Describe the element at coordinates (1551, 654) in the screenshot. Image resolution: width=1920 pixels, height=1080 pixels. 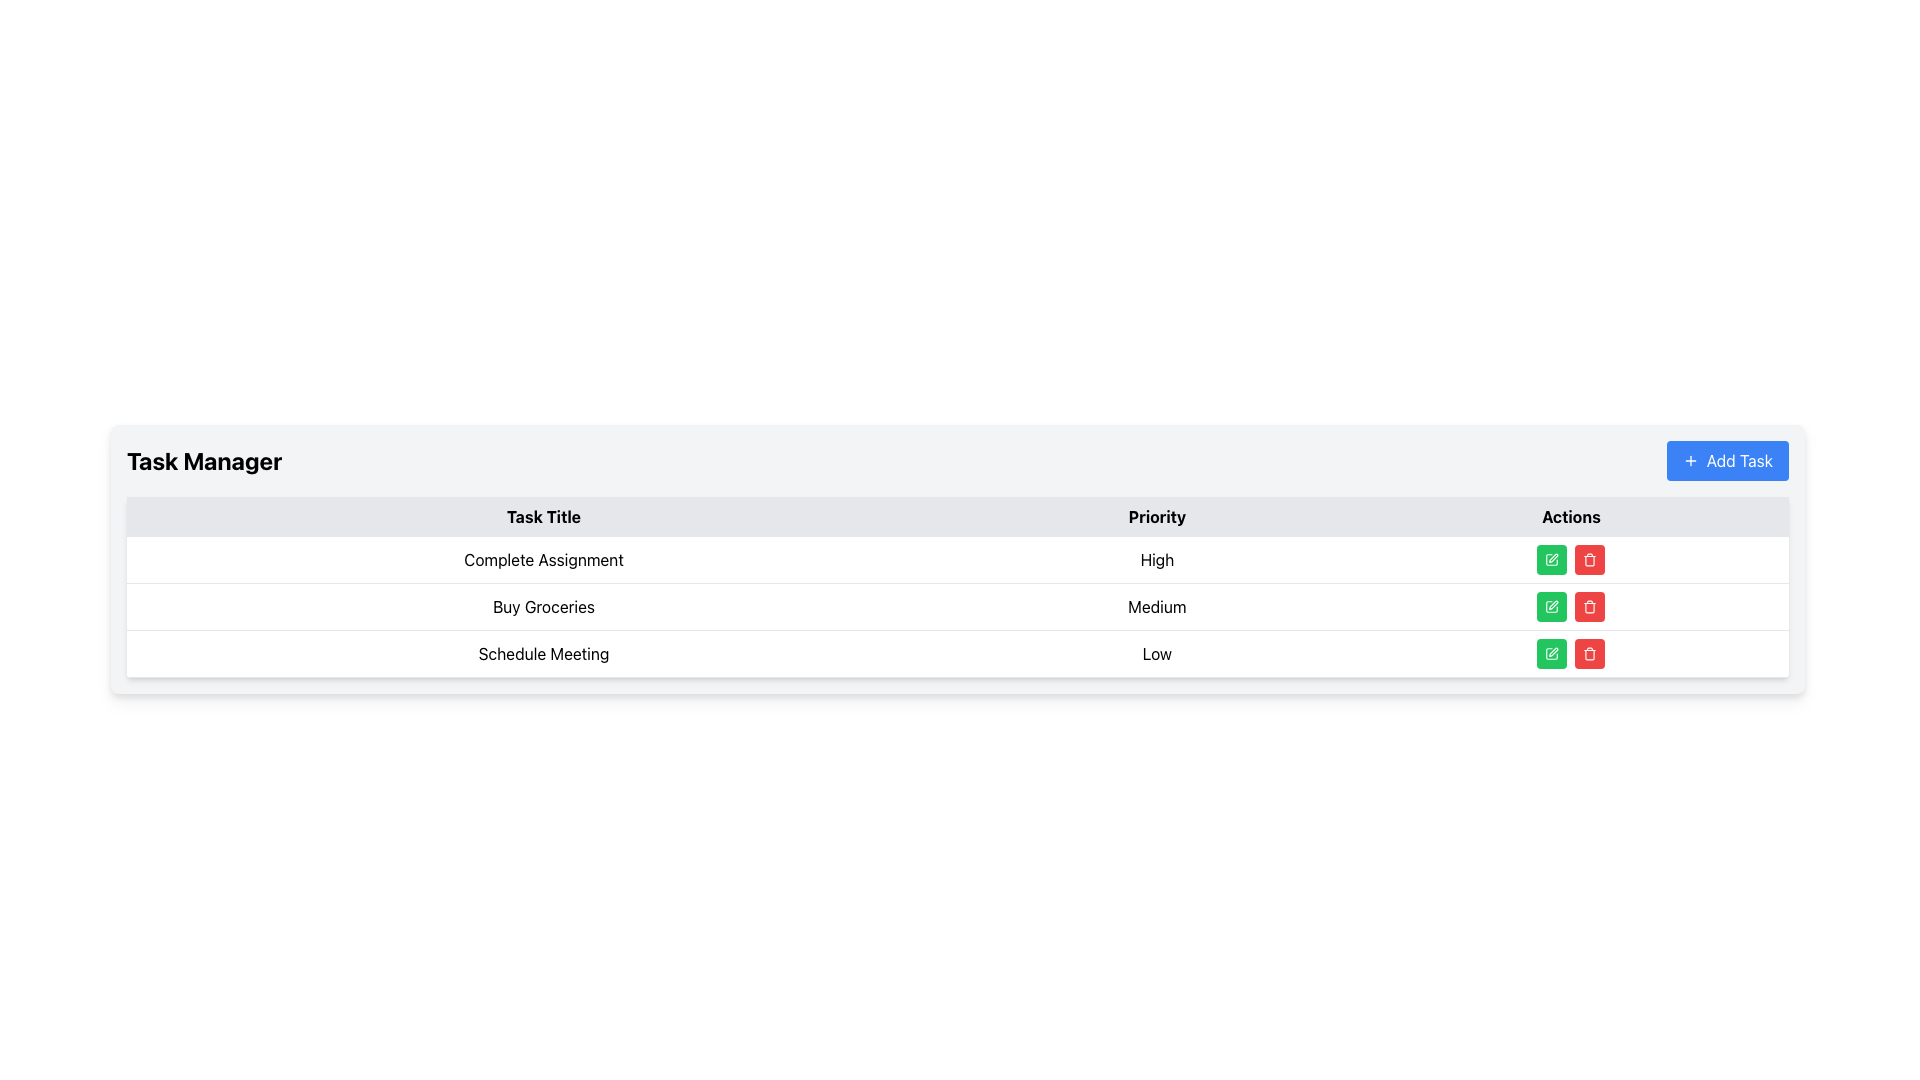
I see `the pen icon button within the Actions column for the Schedule Meeting task` at that location.